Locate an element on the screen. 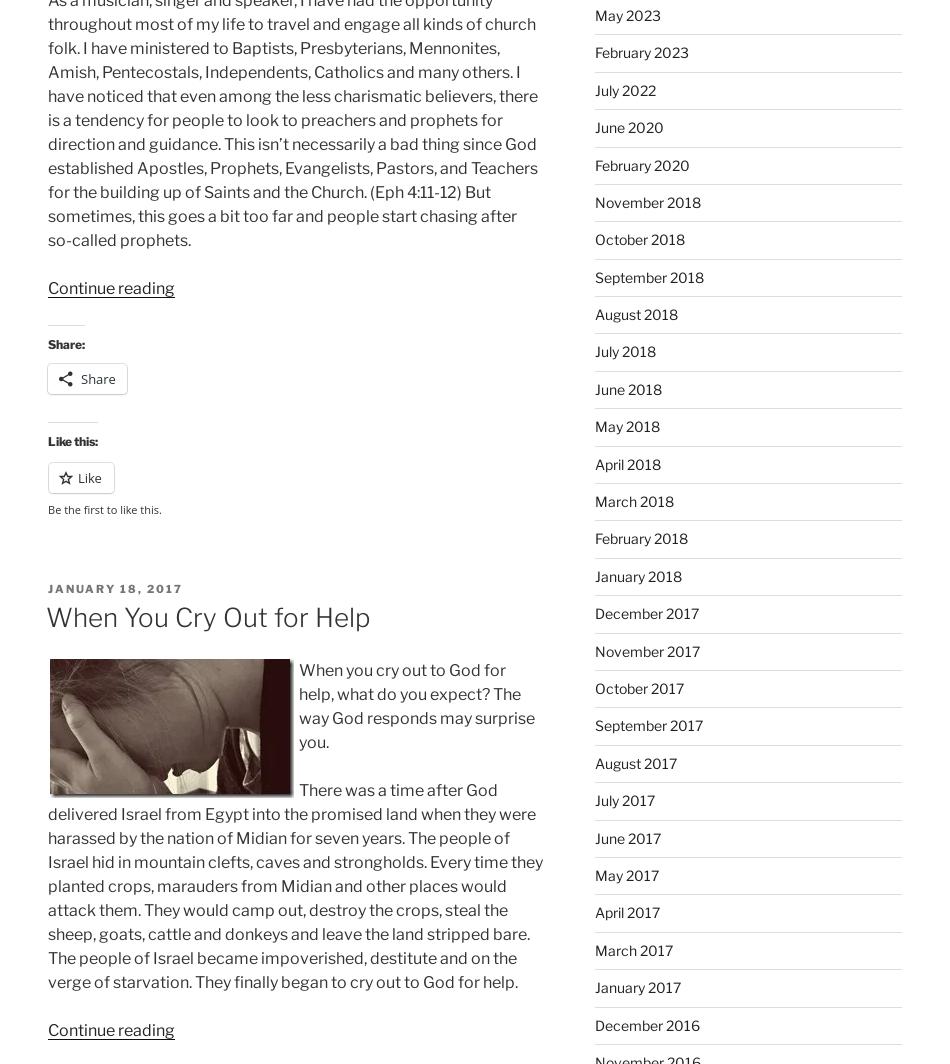  'November 2017' is located at coordinates (646, 650).